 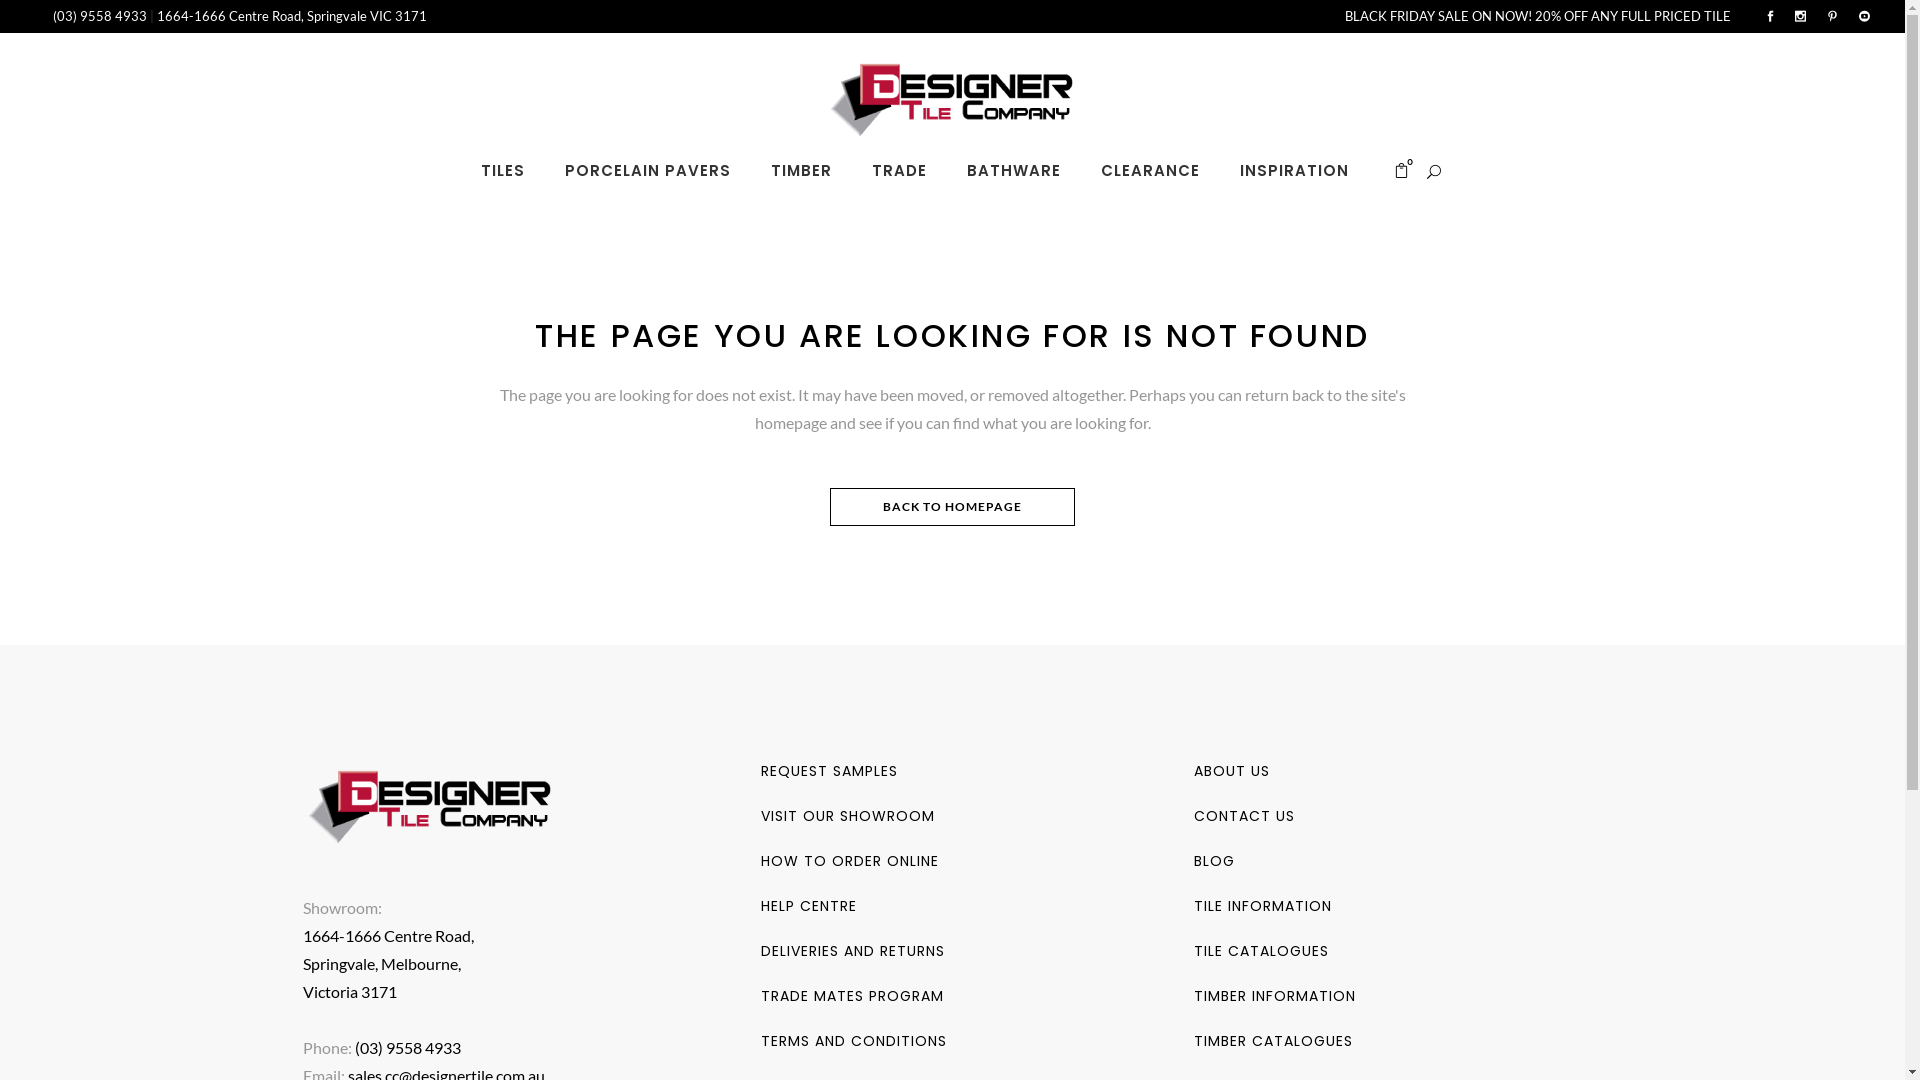 I want to click on '0', so click(x=1400, y=170).